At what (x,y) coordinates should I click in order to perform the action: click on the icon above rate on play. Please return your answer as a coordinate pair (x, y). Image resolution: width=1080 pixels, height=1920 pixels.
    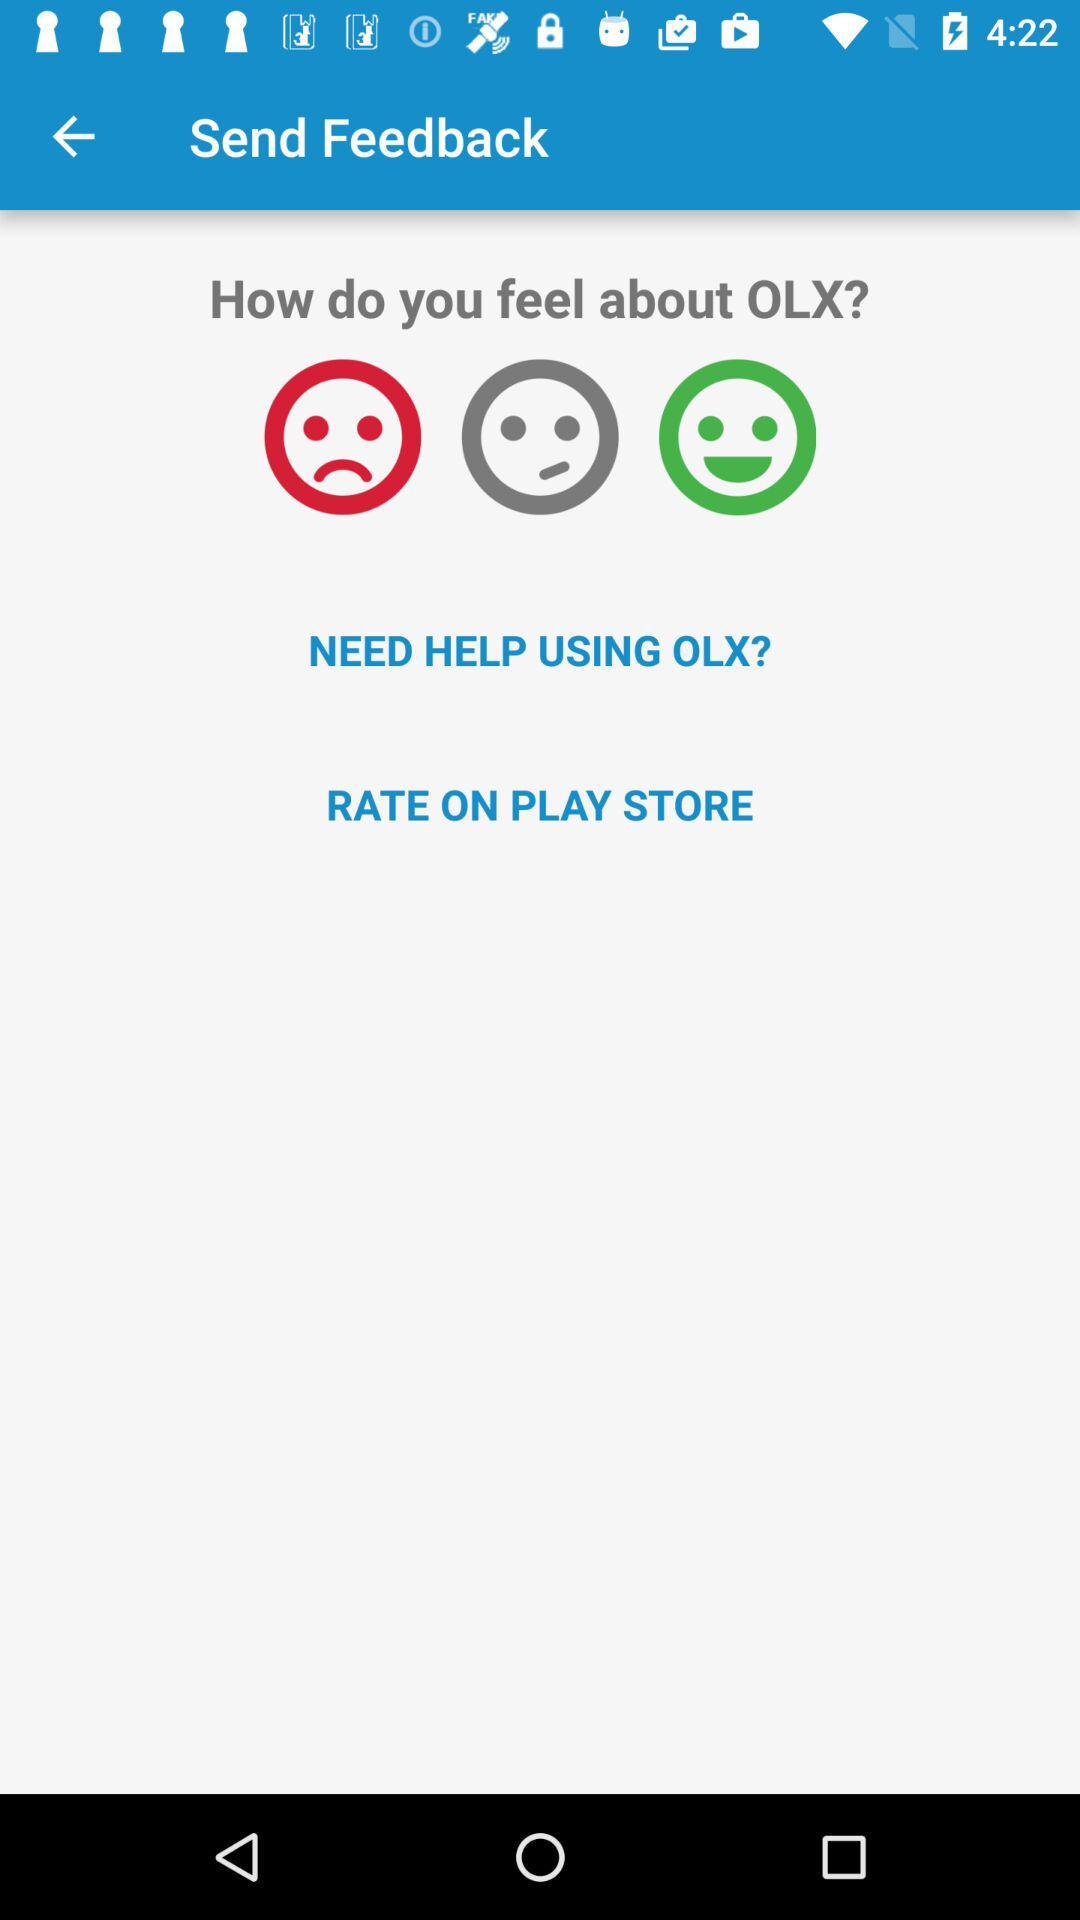
    Looking at the image, I should click on (540, 649).